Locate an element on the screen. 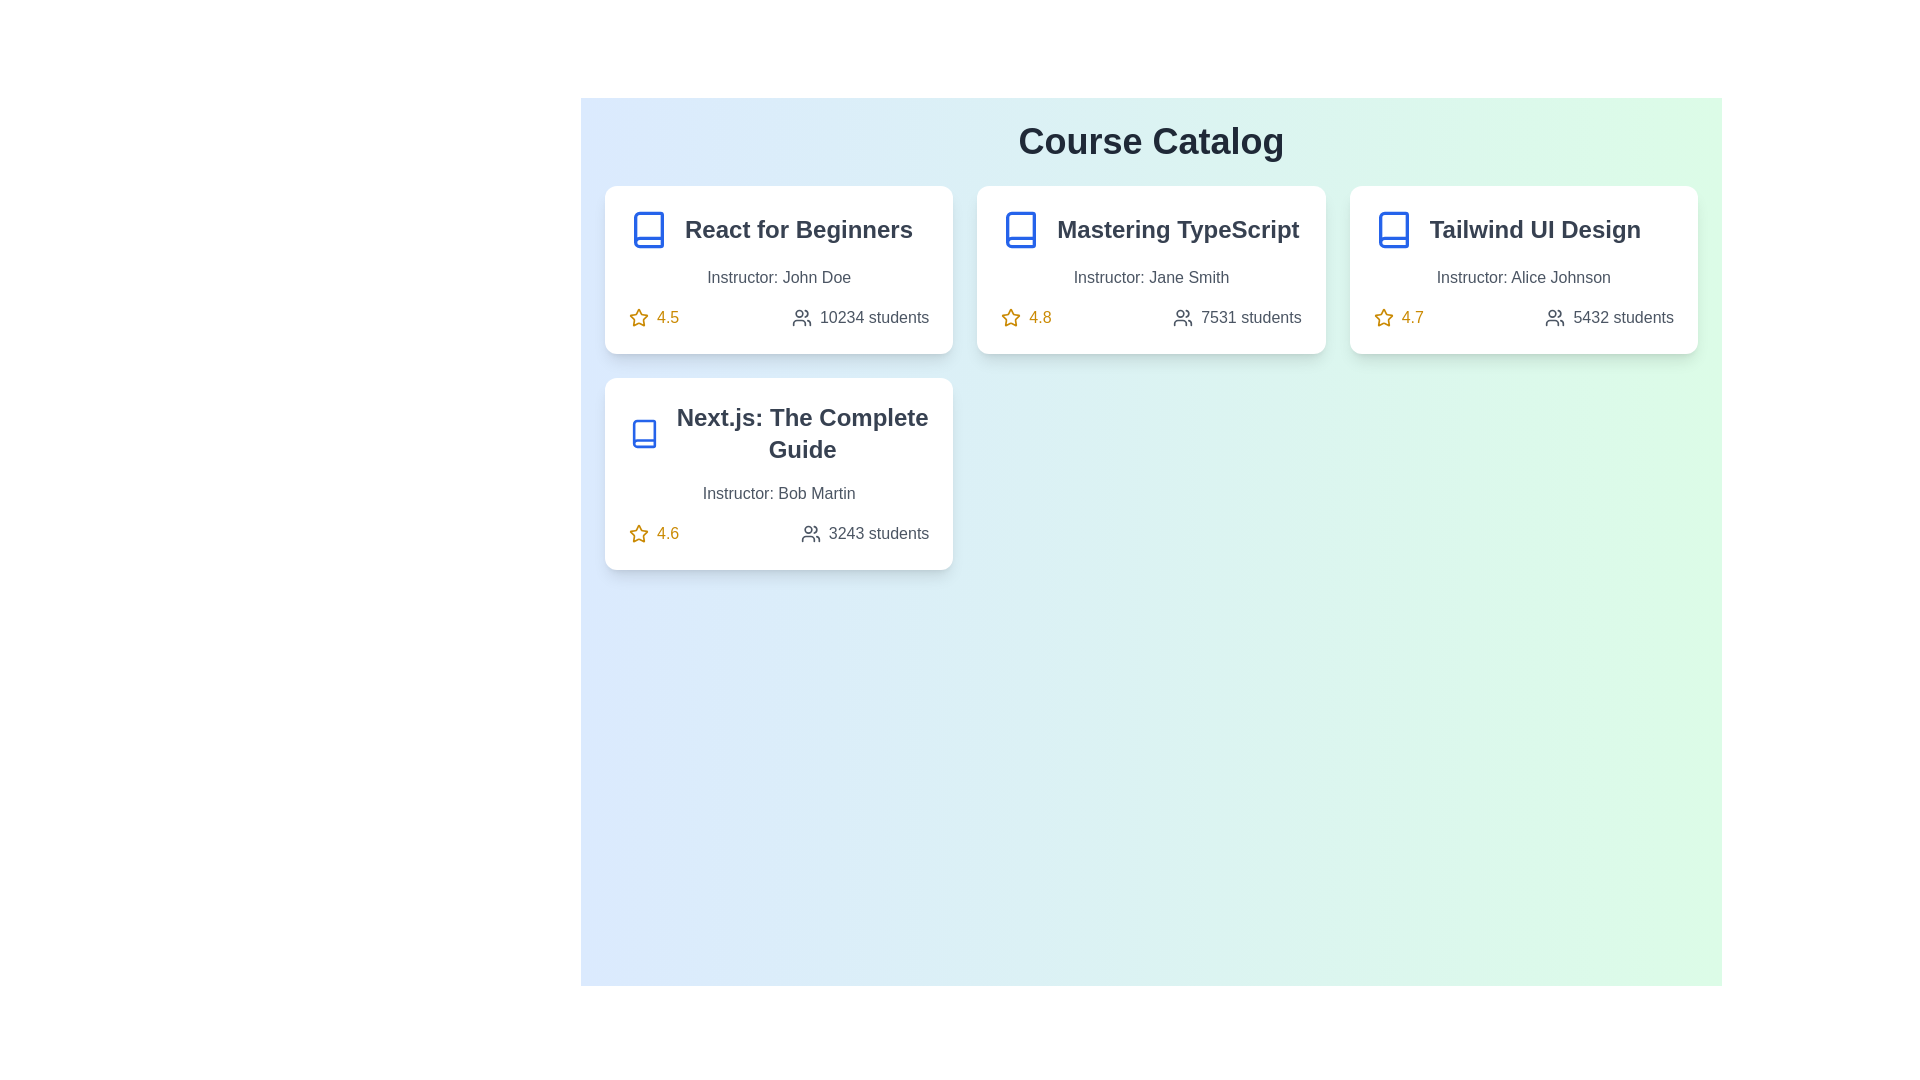 This screenshot has width=1920, height=1080. the Icon (SVG graphic) located in the top-left corner of the card layout for the course 'Next.js: The Complete Guide' is located at coordinates (644, 433).